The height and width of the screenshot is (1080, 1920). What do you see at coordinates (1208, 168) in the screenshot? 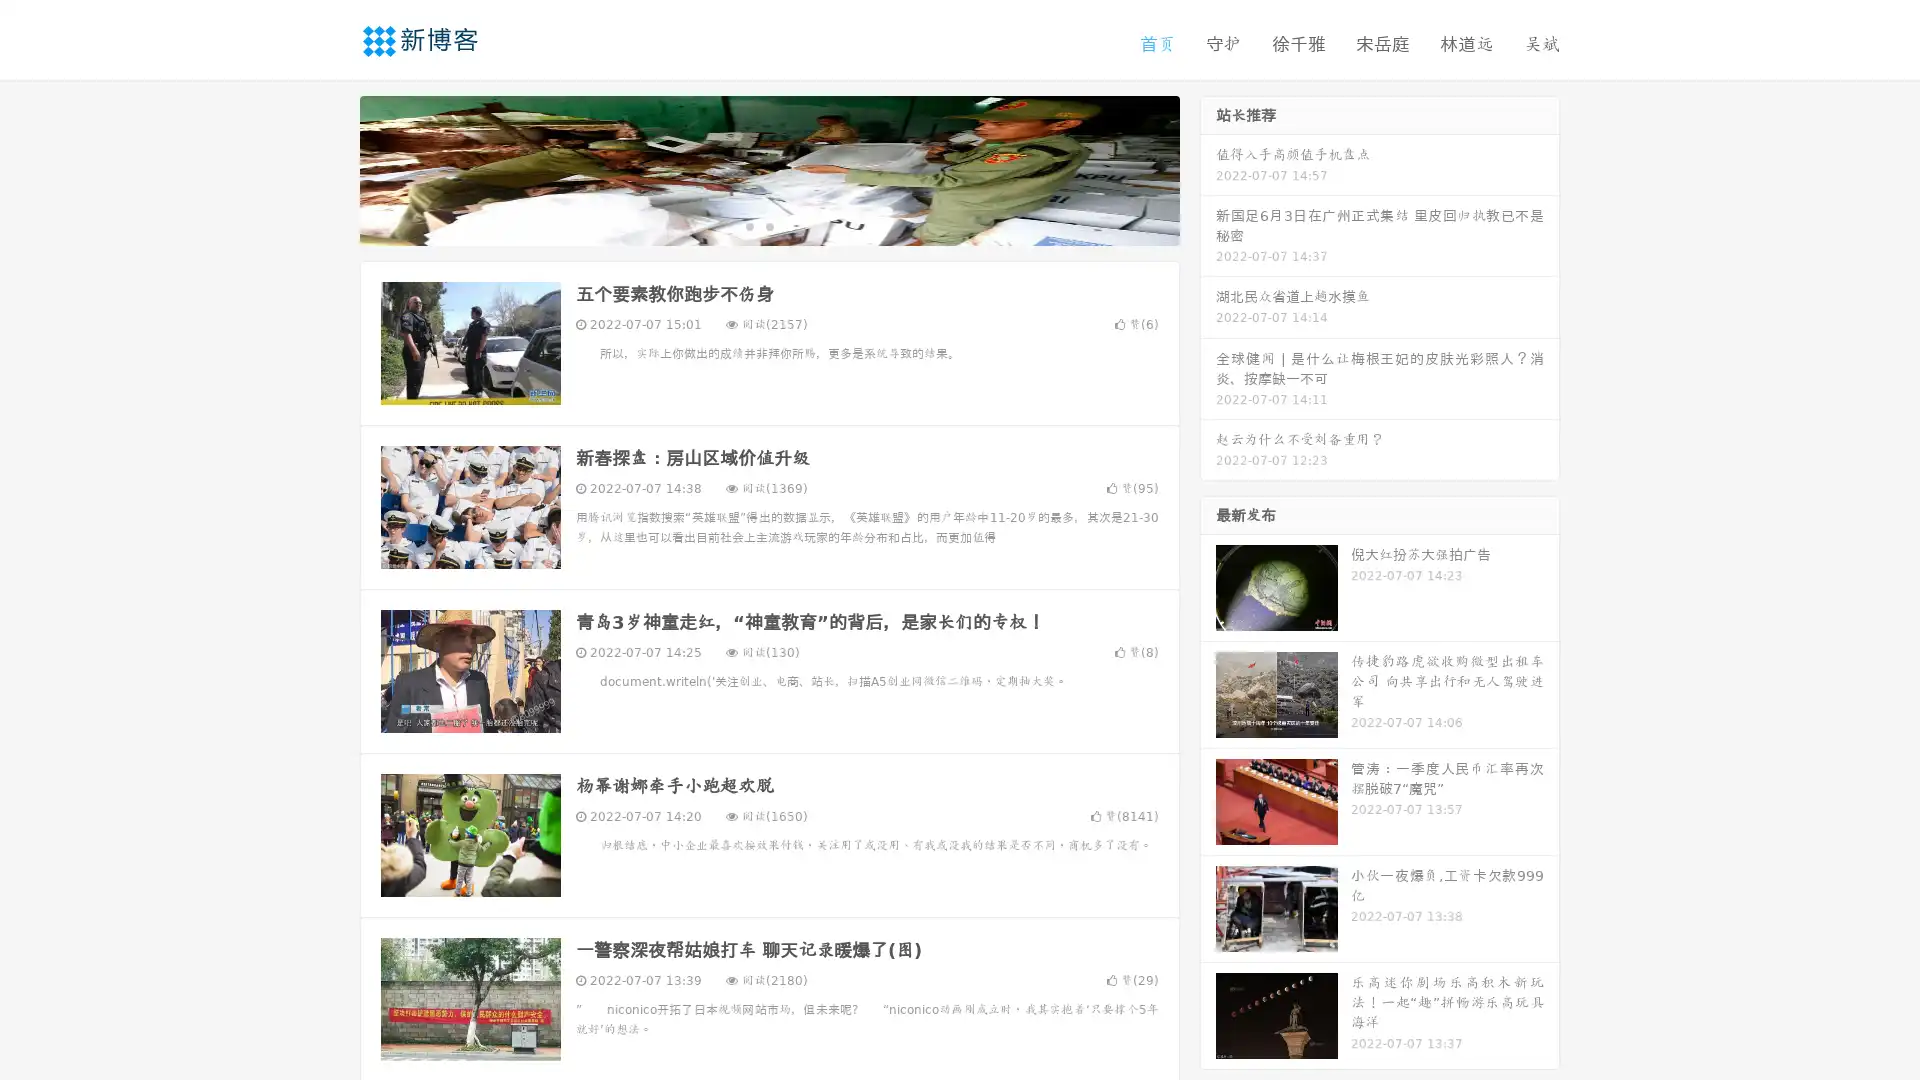
I see `Next slide` at bounding box center [1208, 168].